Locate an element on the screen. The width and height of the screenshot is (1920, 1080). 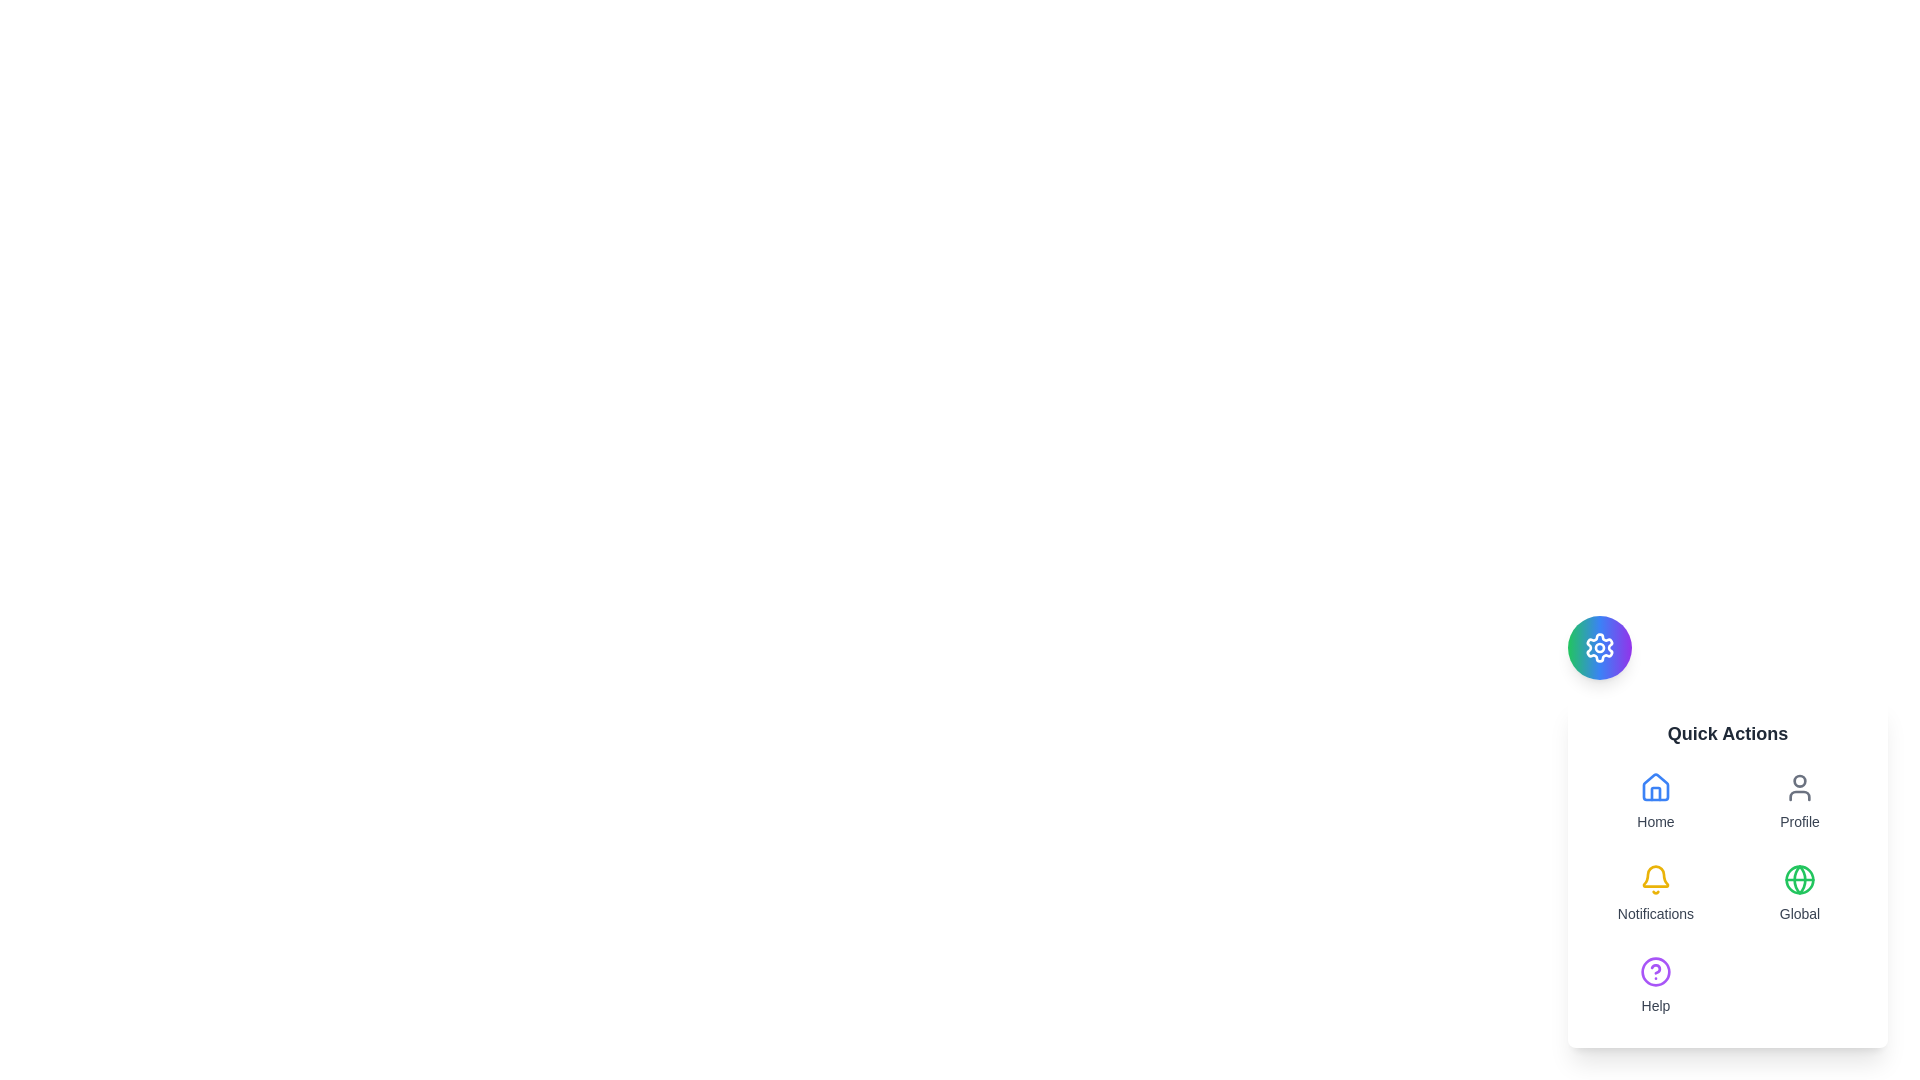
the 'Profile' button, which features a user icon and is located in the 'Quick Actions' section is located at coordinates (1800, 801).